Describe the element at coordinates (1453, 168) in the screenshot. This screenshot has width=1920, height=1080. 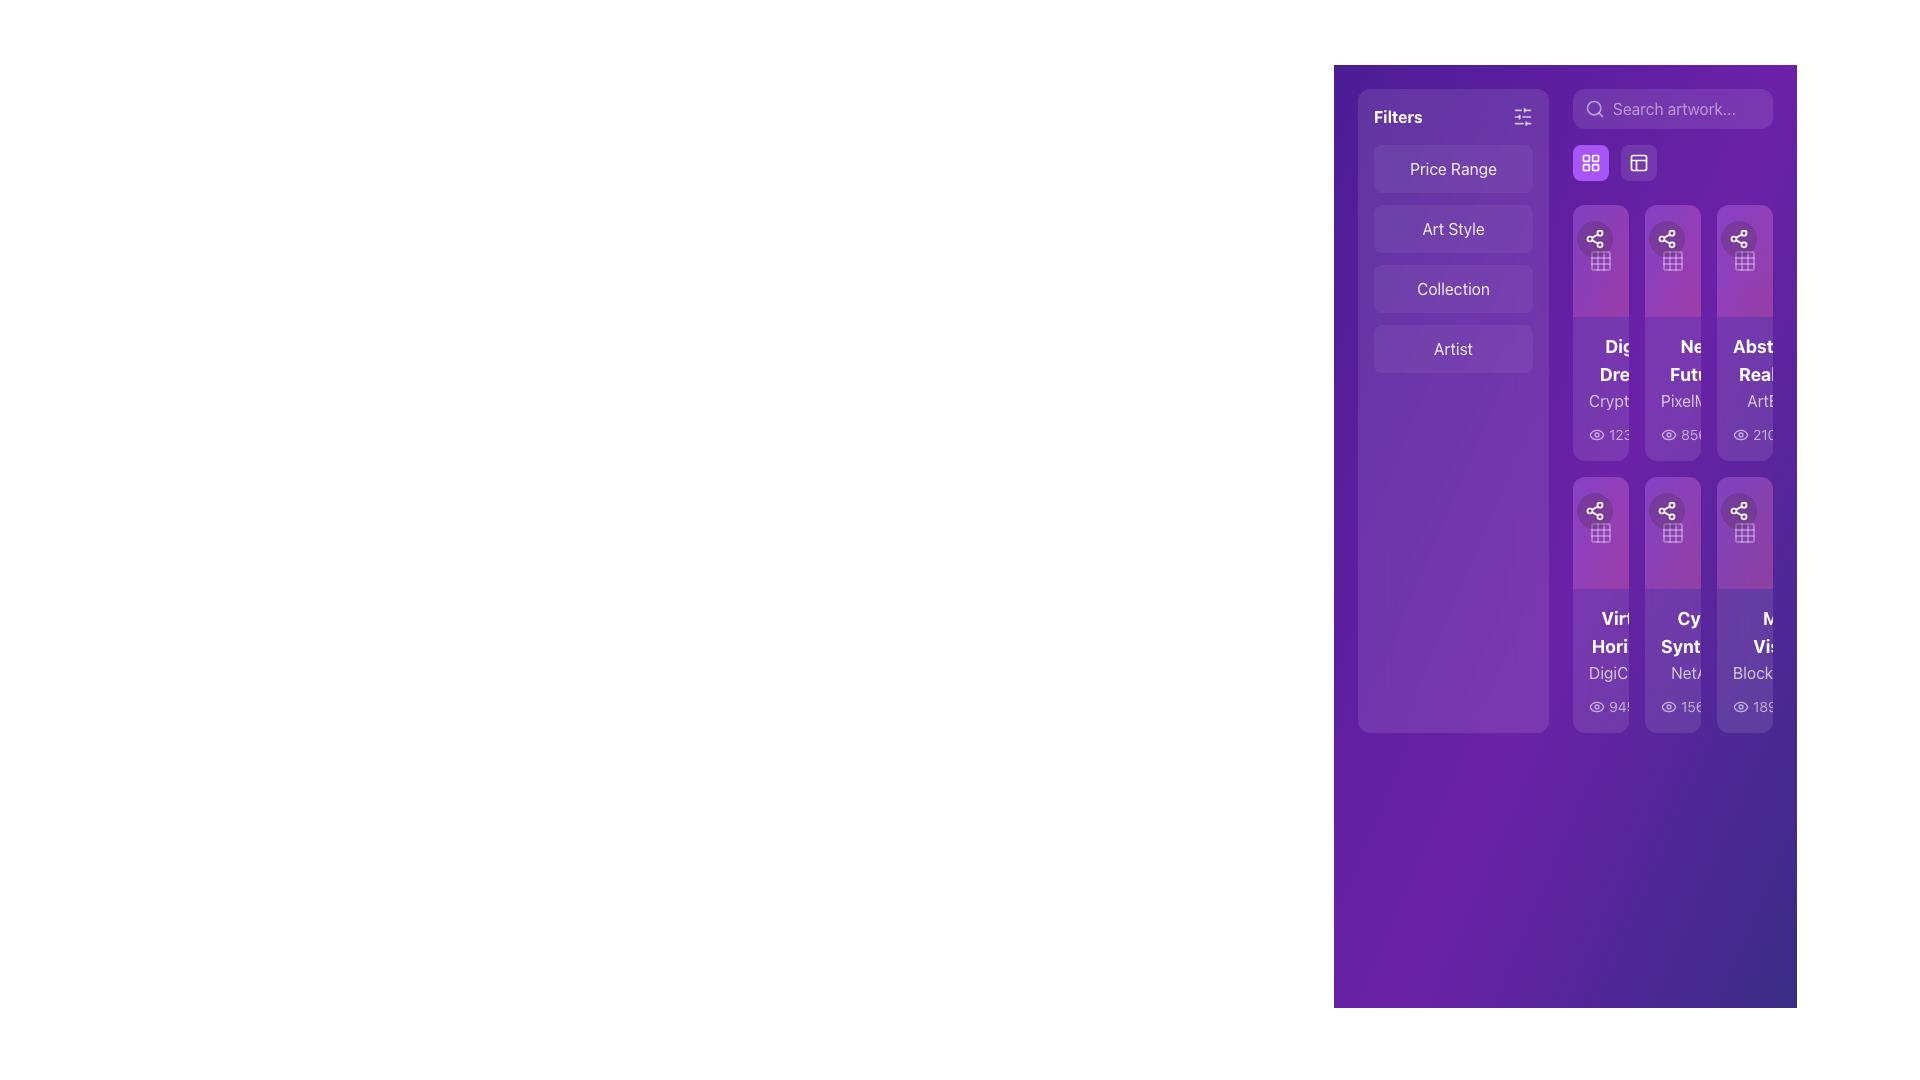
I see `the 'Price Range' filter category selector button located at the top-left corner of the filtering section in the sidebar` at that location.